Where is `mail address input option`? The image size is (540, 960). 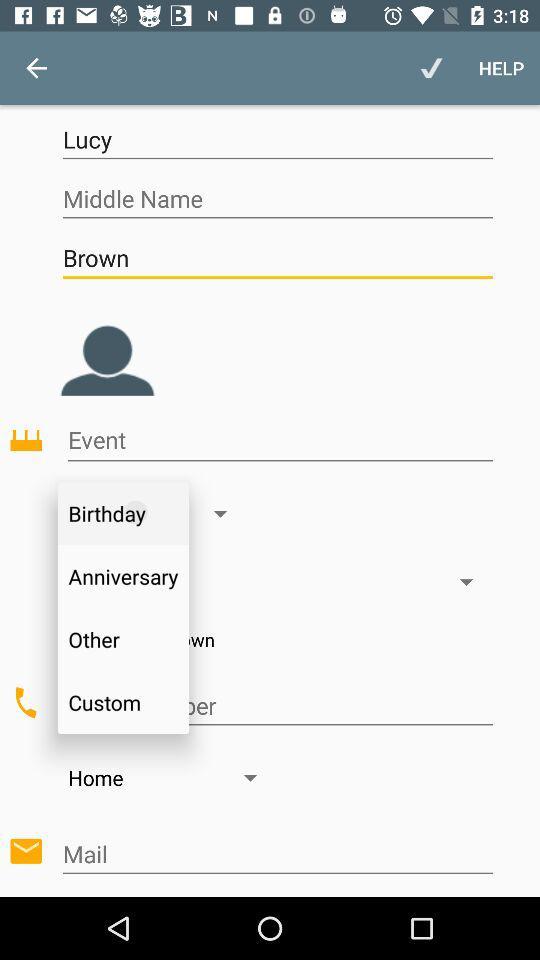
mail address input option is located at coordinates (276, 853).